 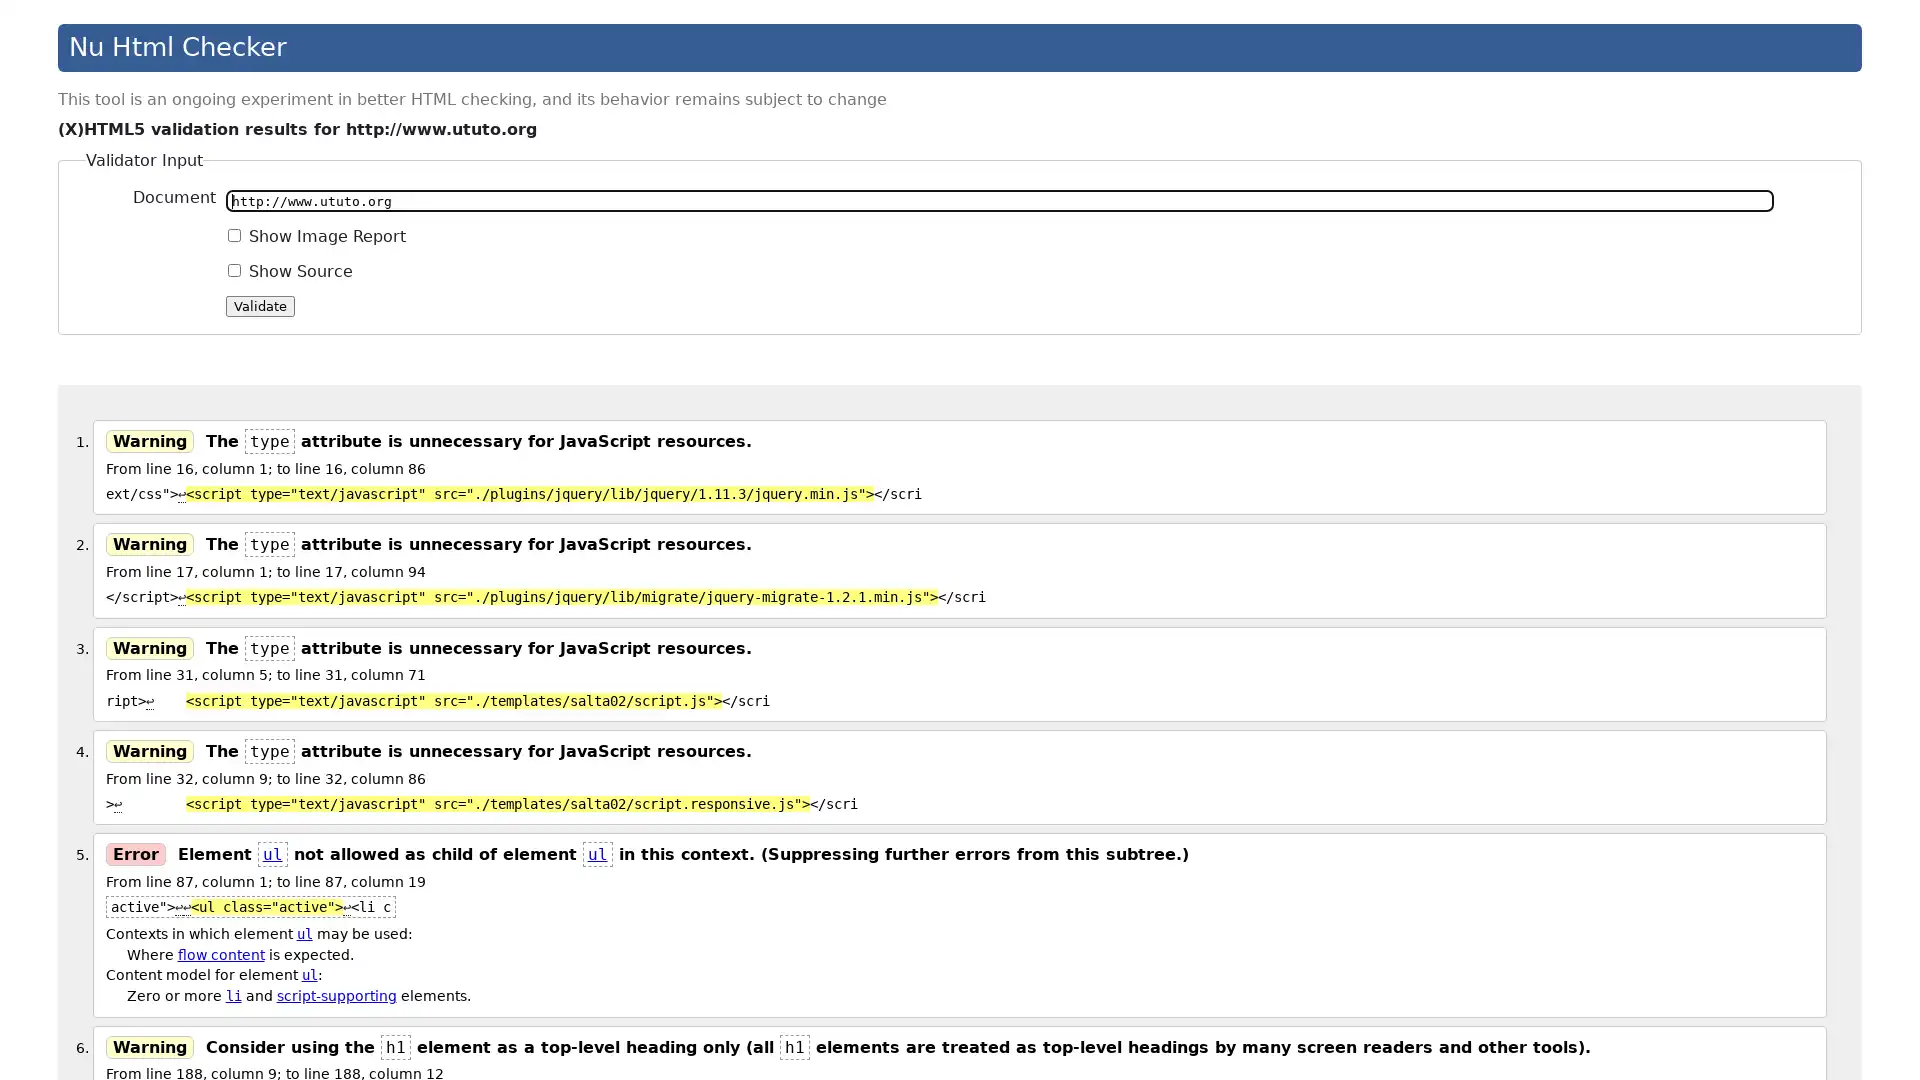 What do you see at coordinates (259, 305) in the screenshot?
I see `Validate` at bounding box center [259, 305].